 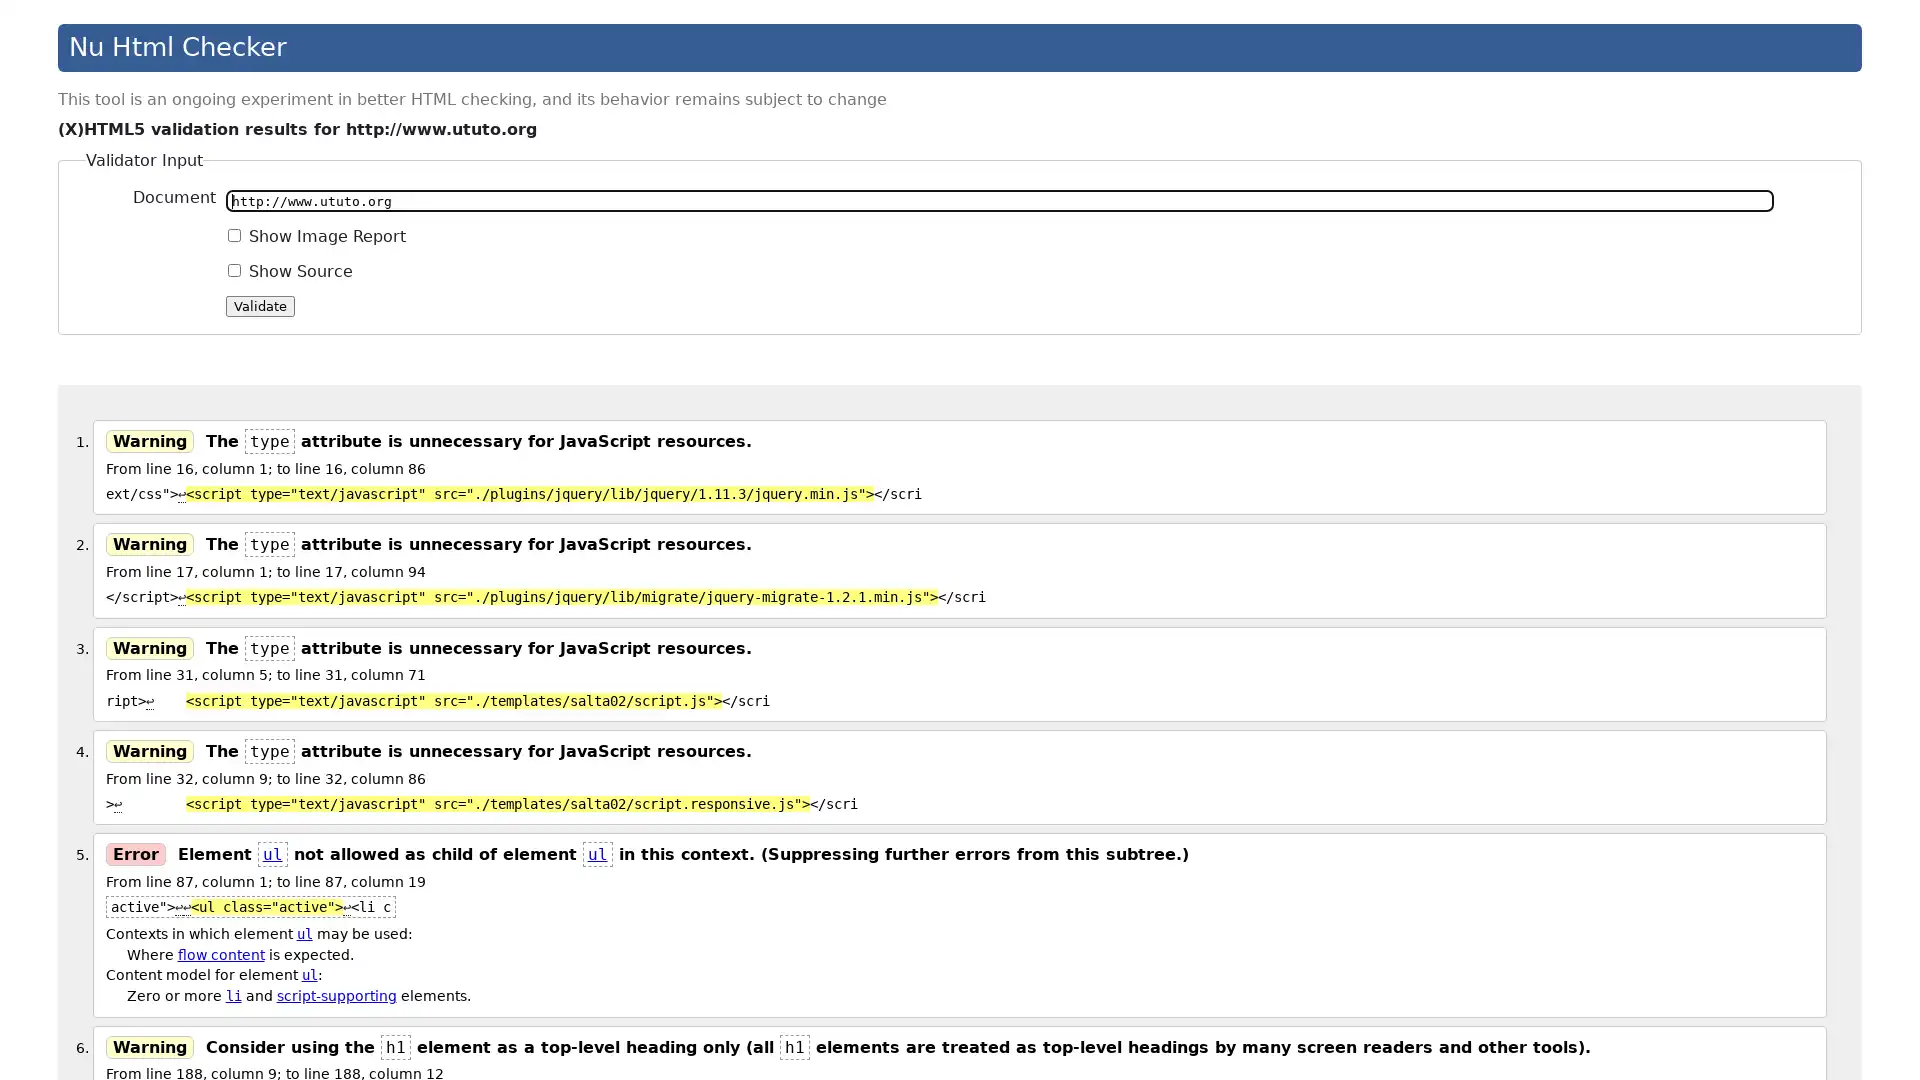 What do you see at coordinates (259, 305) in the screenshot?
I see `Validate` at bounding box center [259, 305].